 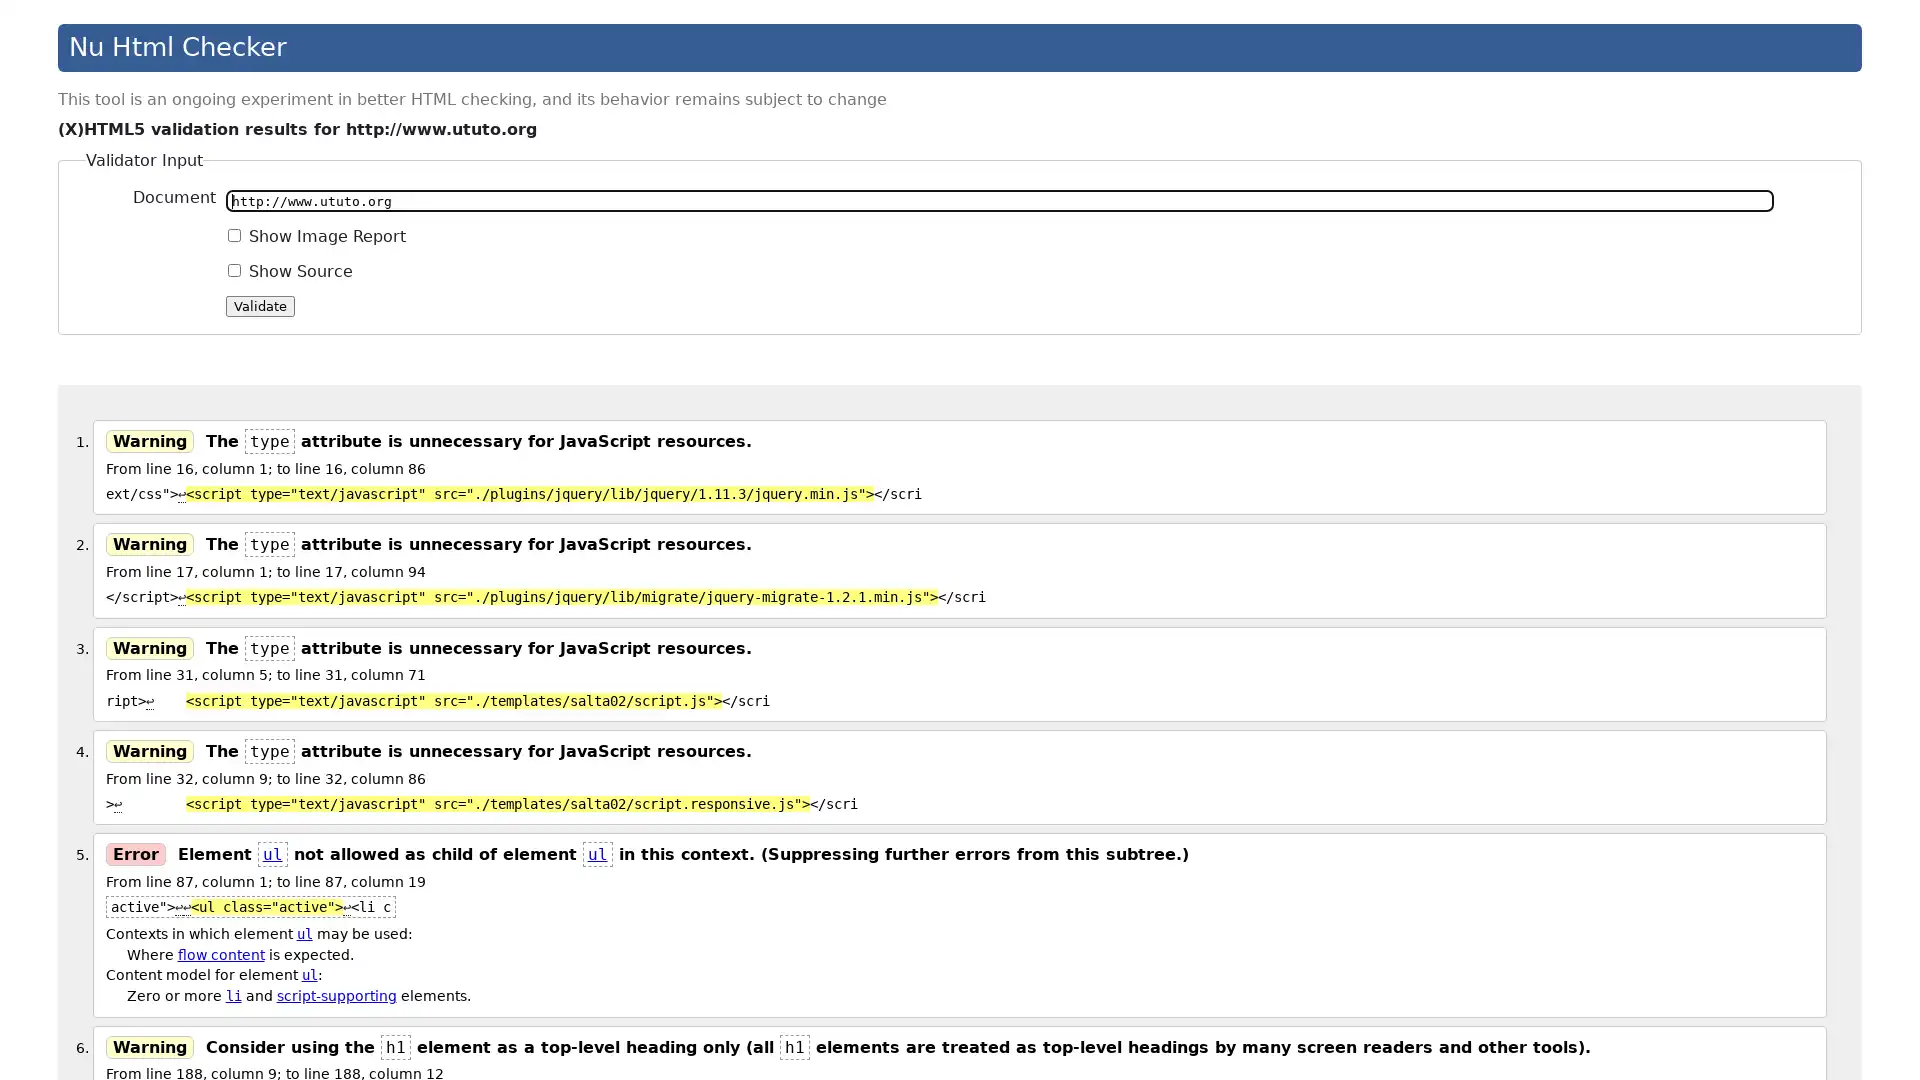 What do you see at coordinates (259, 305) in the screenshot?
I see `Validate` at bounding box center [259, 305].